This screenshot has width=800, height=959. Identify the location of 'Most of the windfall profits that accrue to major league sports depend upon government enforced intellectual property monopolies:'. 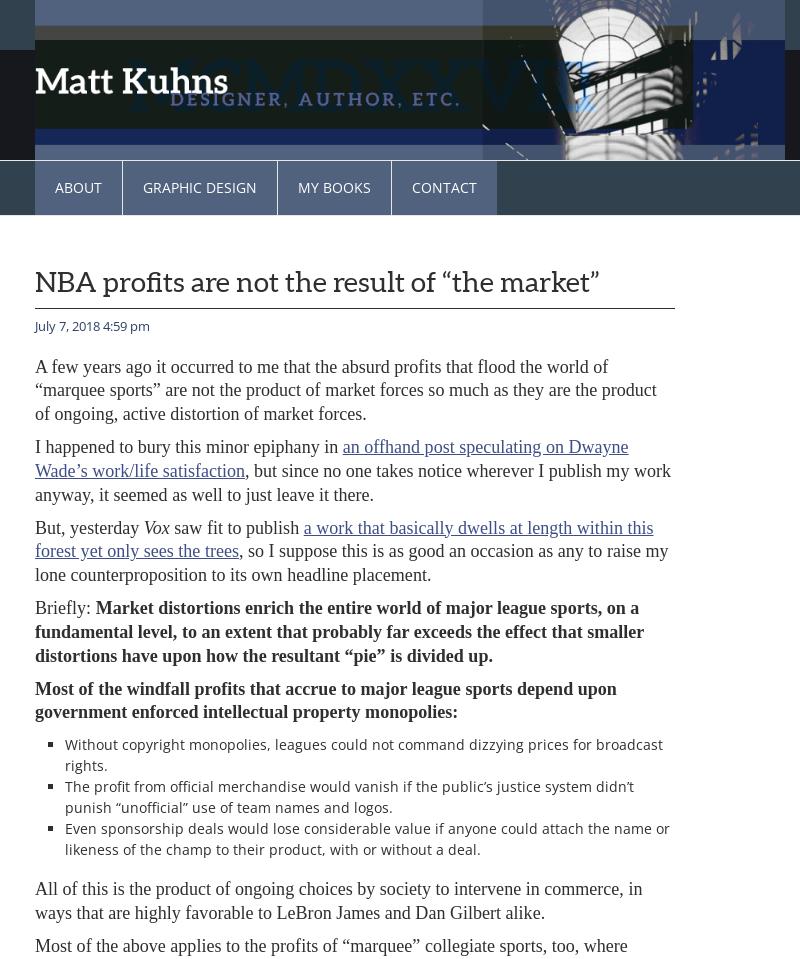
(324, 698).